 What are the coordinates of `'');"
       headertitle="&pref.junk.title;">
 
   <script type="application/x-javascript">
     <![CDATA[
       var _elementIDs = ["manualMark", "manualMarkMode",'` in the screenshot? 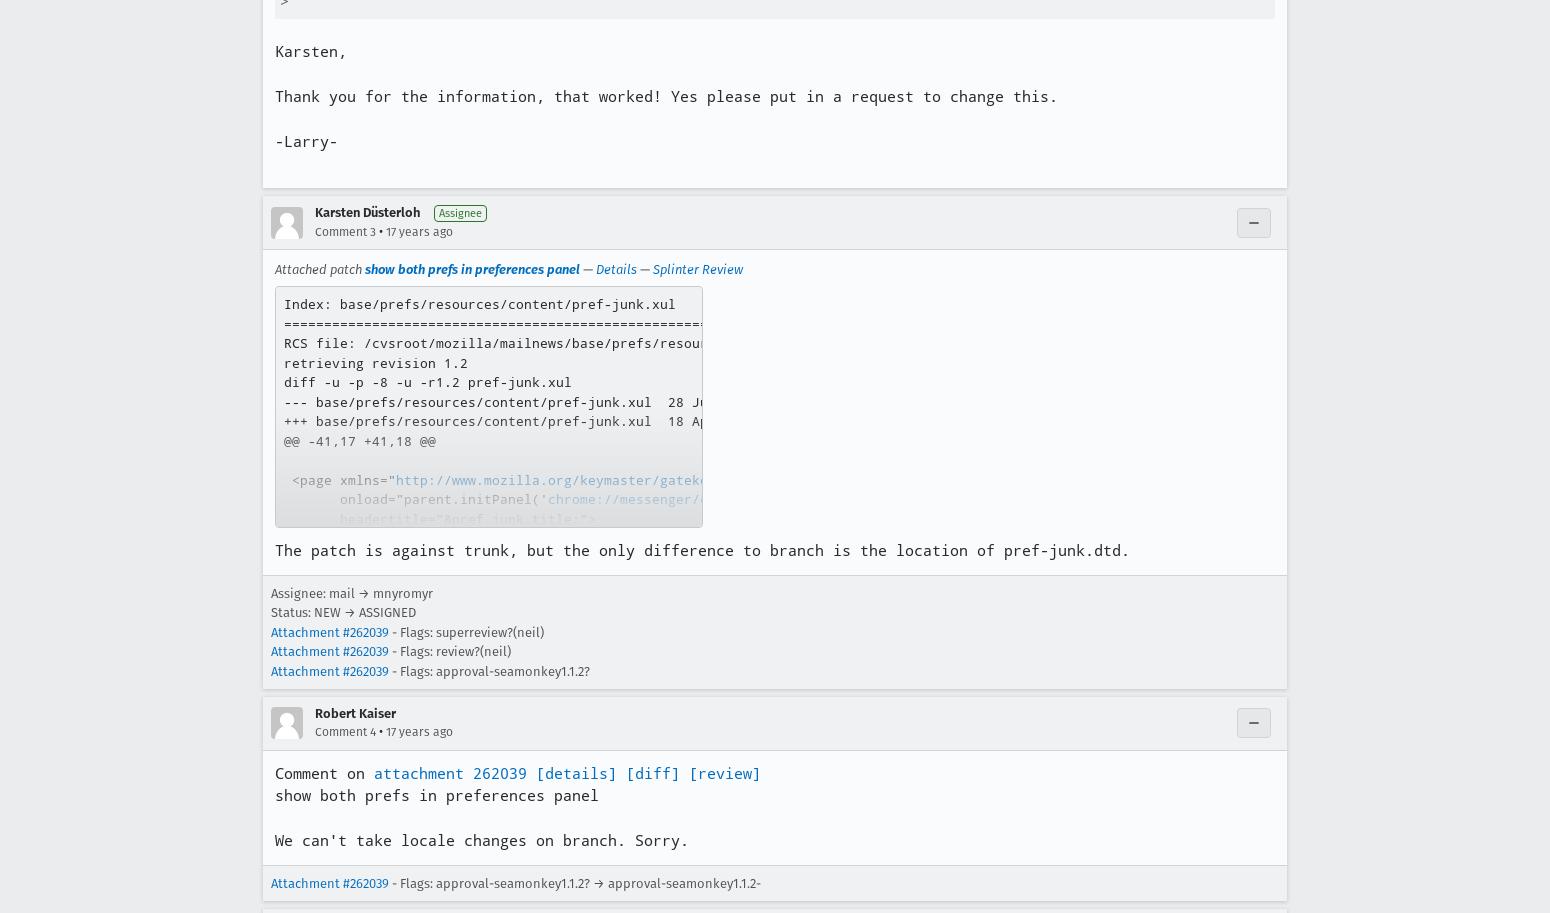 It's located at (591, 546).